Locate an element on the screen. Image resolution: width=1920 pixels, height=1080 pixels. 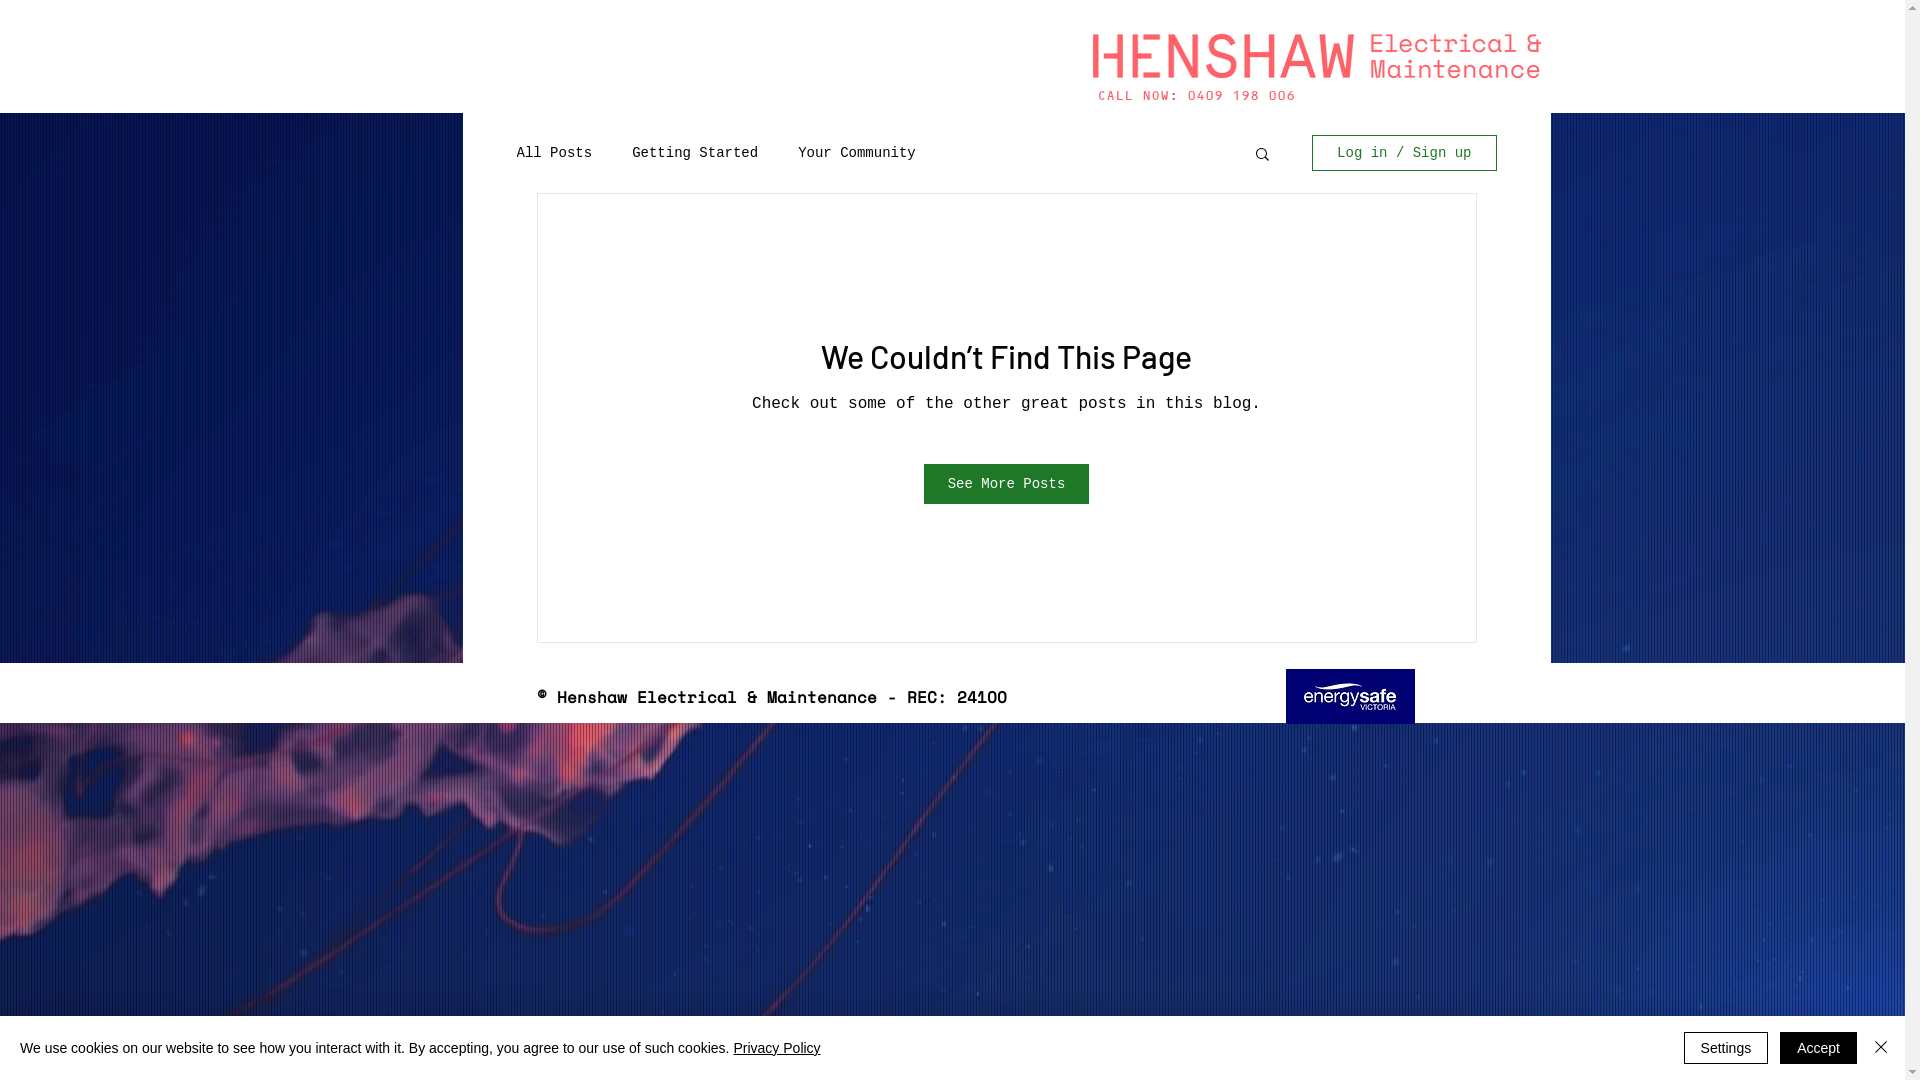
'All Posts' is located at coordinates (553, 152).